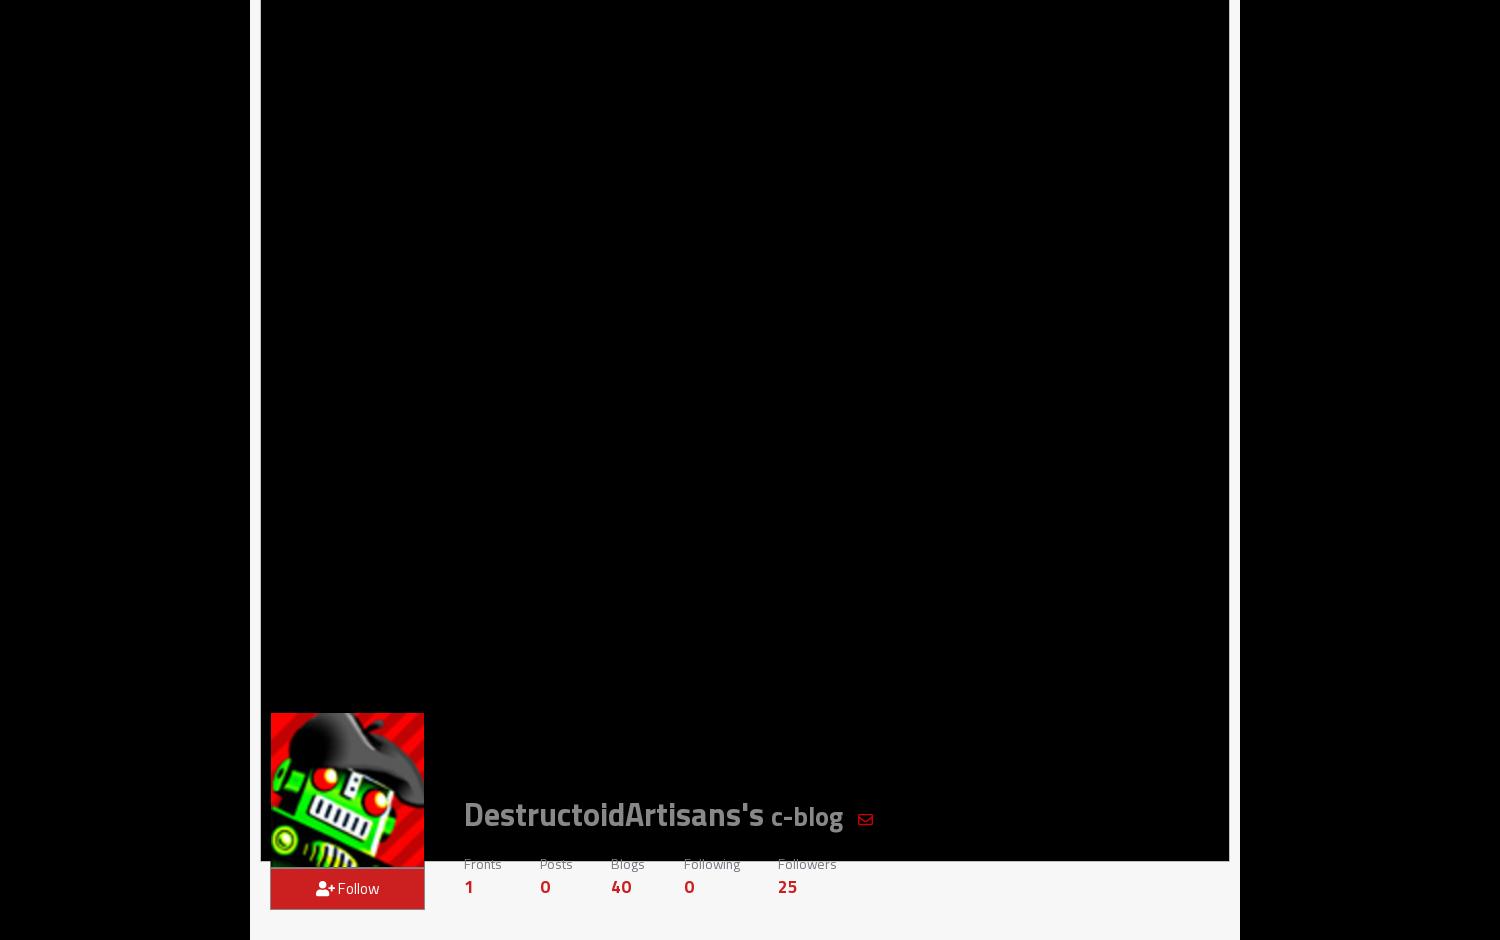 Image resolution: width=1500 pixels, height=940 pixels. I want to click on '25', so click(787, 886).